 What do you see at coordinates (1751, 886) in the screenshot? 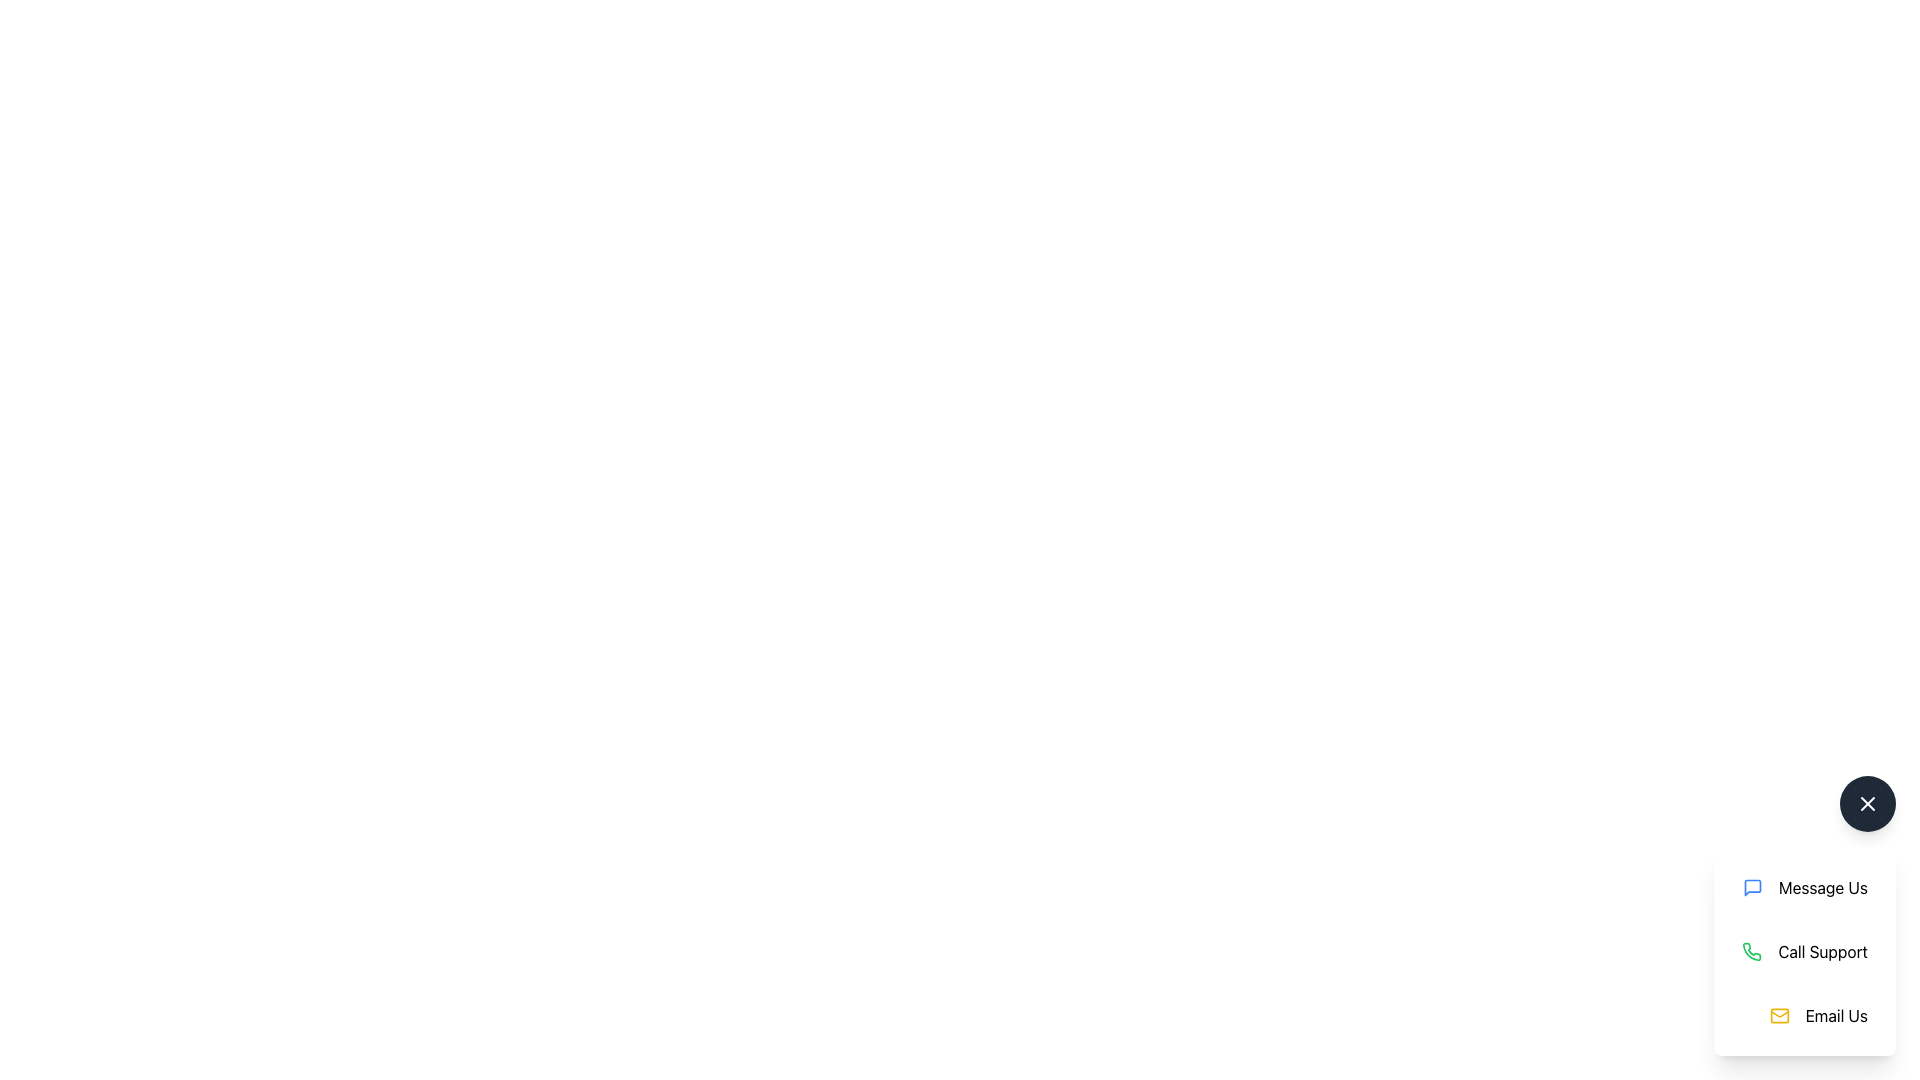
I see `the graphical speech bubble icon styled in blue, which is positioned to the left of the 'Message Us' text` at bounding box center [1751, 886].